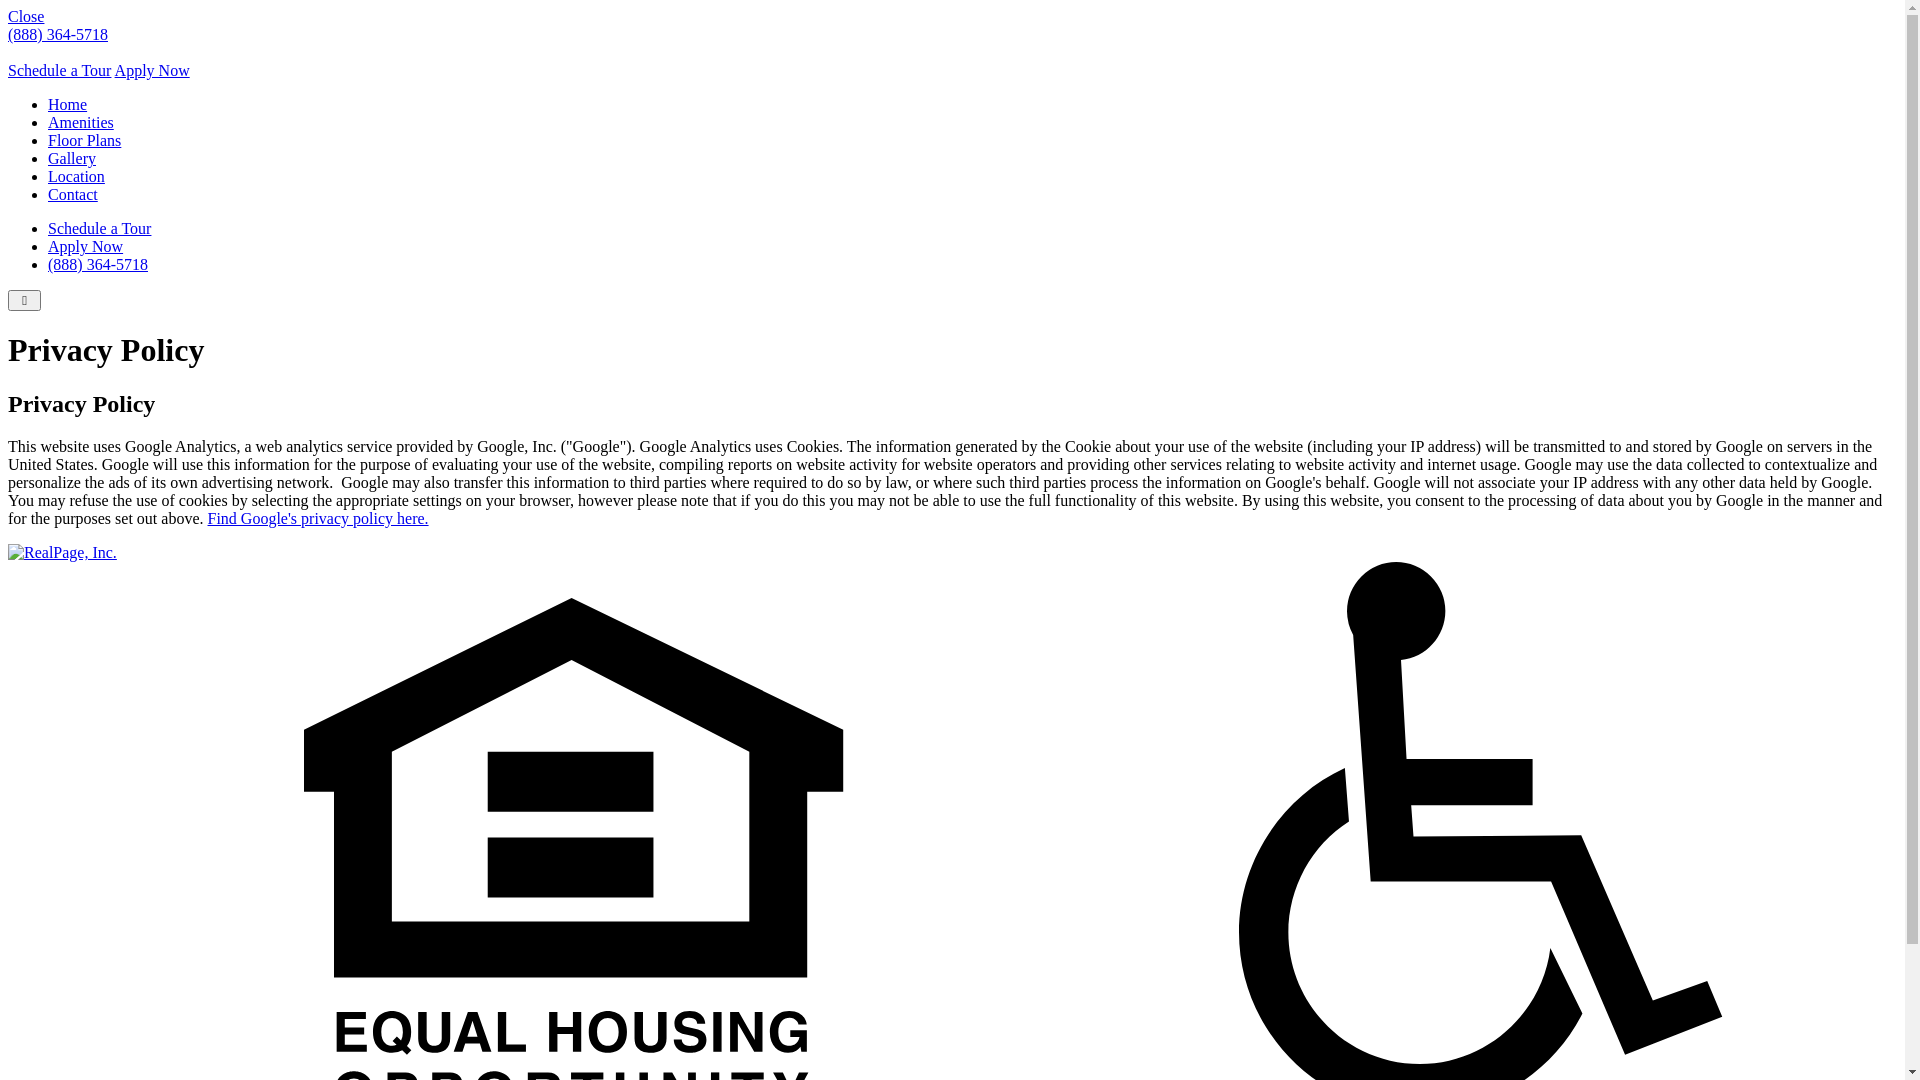  I want to click on 'Home', so click(67, 104).